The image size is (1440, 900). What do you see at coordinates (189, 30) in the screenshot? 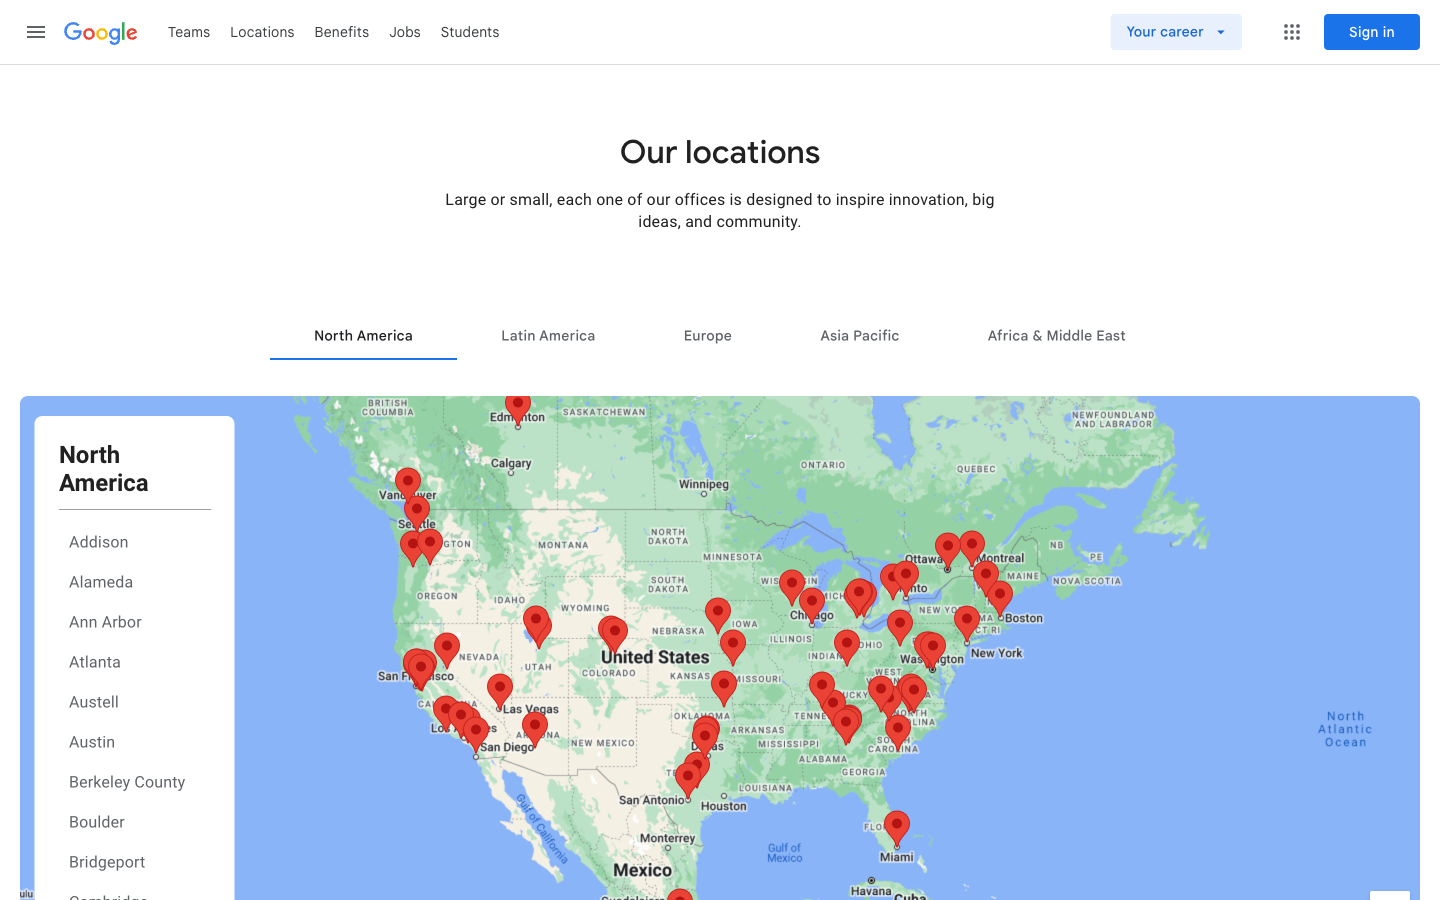
I see `Teams page` at bounding box center [189, 30].